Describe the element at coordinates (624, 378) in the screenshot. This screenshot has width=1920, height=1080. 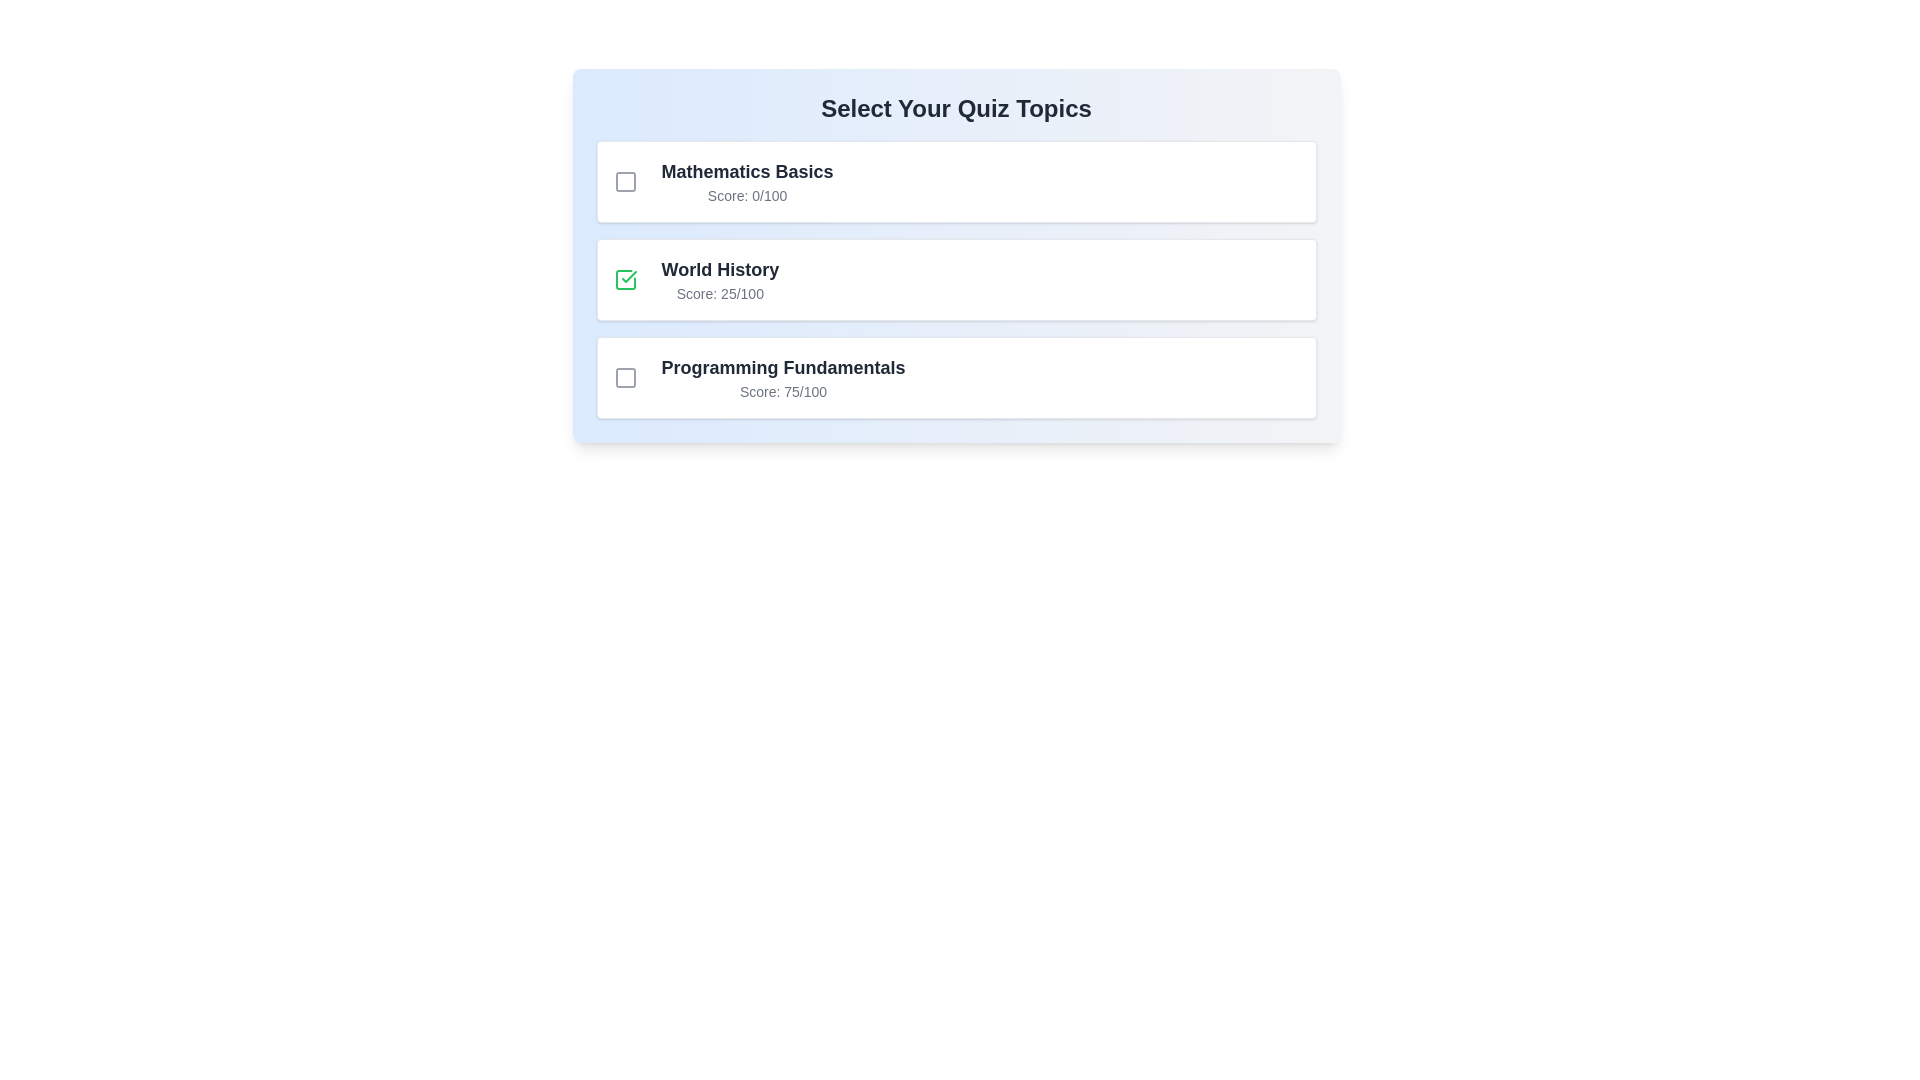
I see `the quiz topic Programming Fundamentals` at that location.